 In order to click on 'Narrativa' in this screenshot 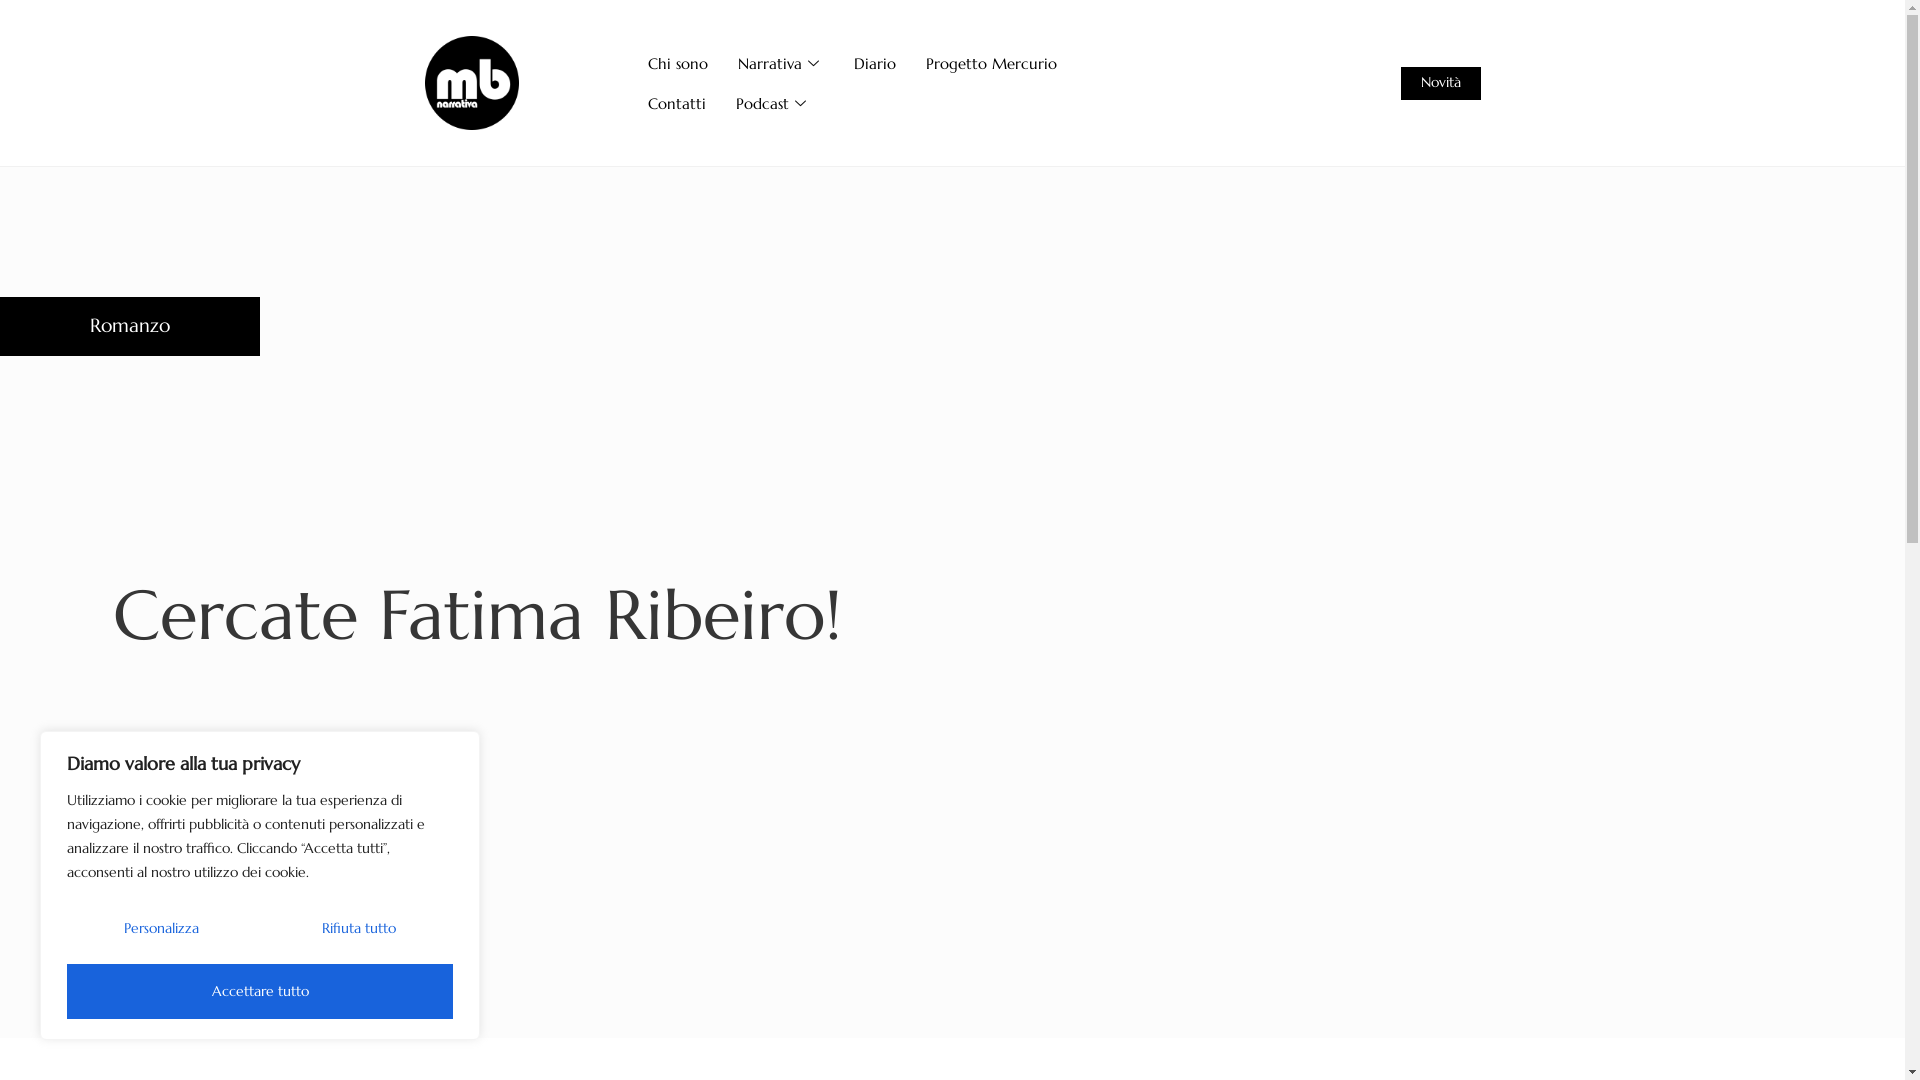, I will do `click(780, 61)`.